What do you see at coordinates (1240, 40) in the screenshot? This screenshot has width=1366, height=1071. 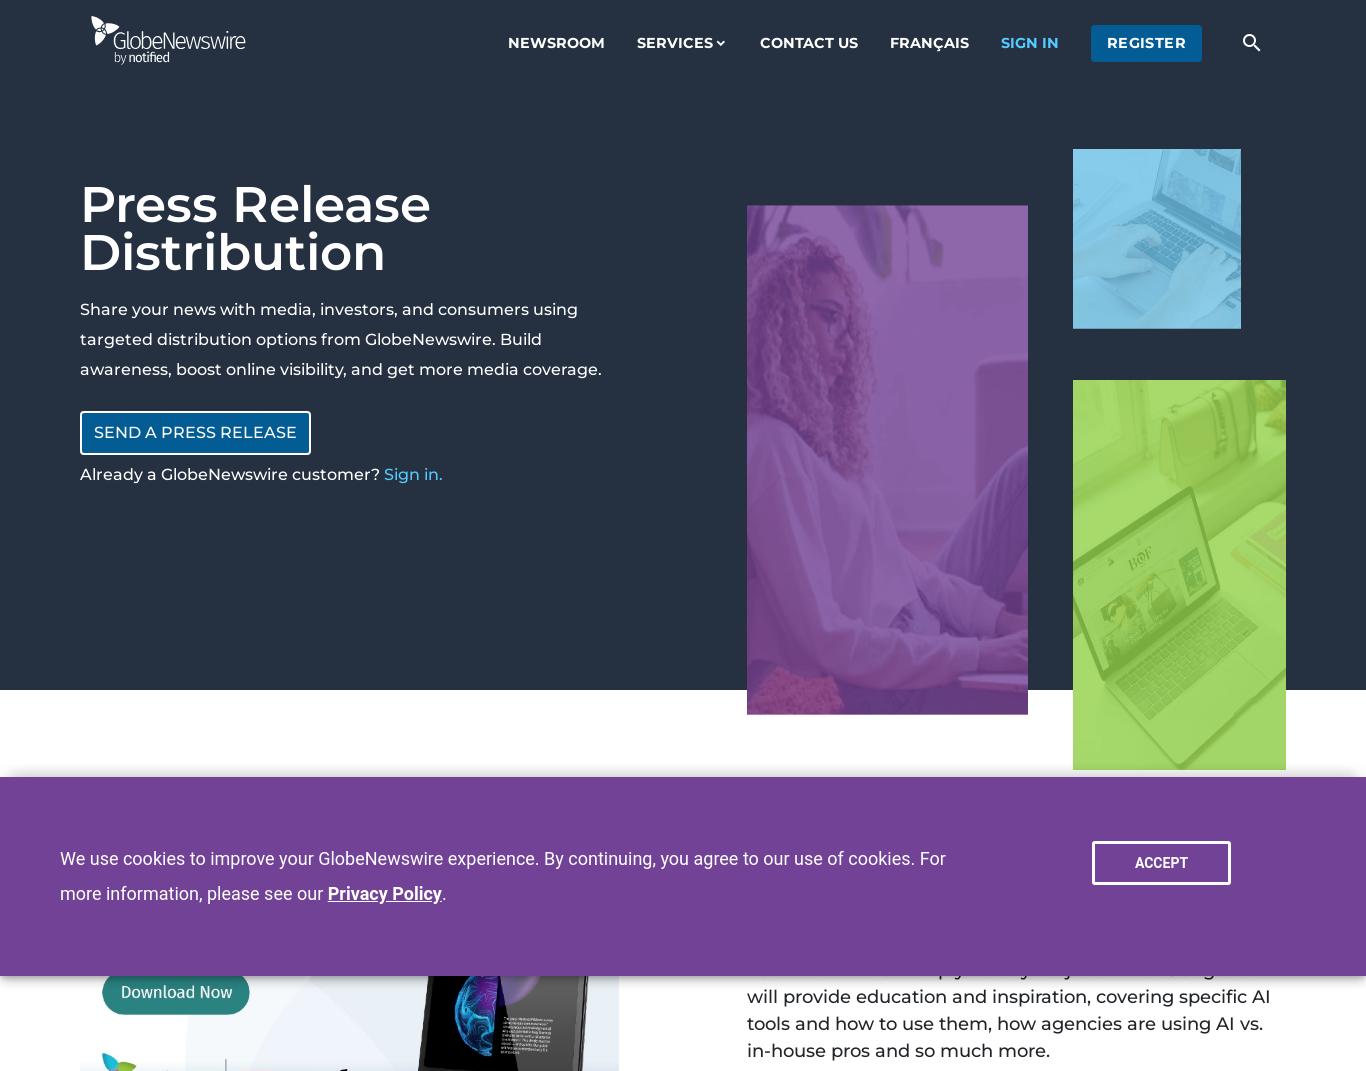 I see `'search'` at bounding box center [1240, 40].